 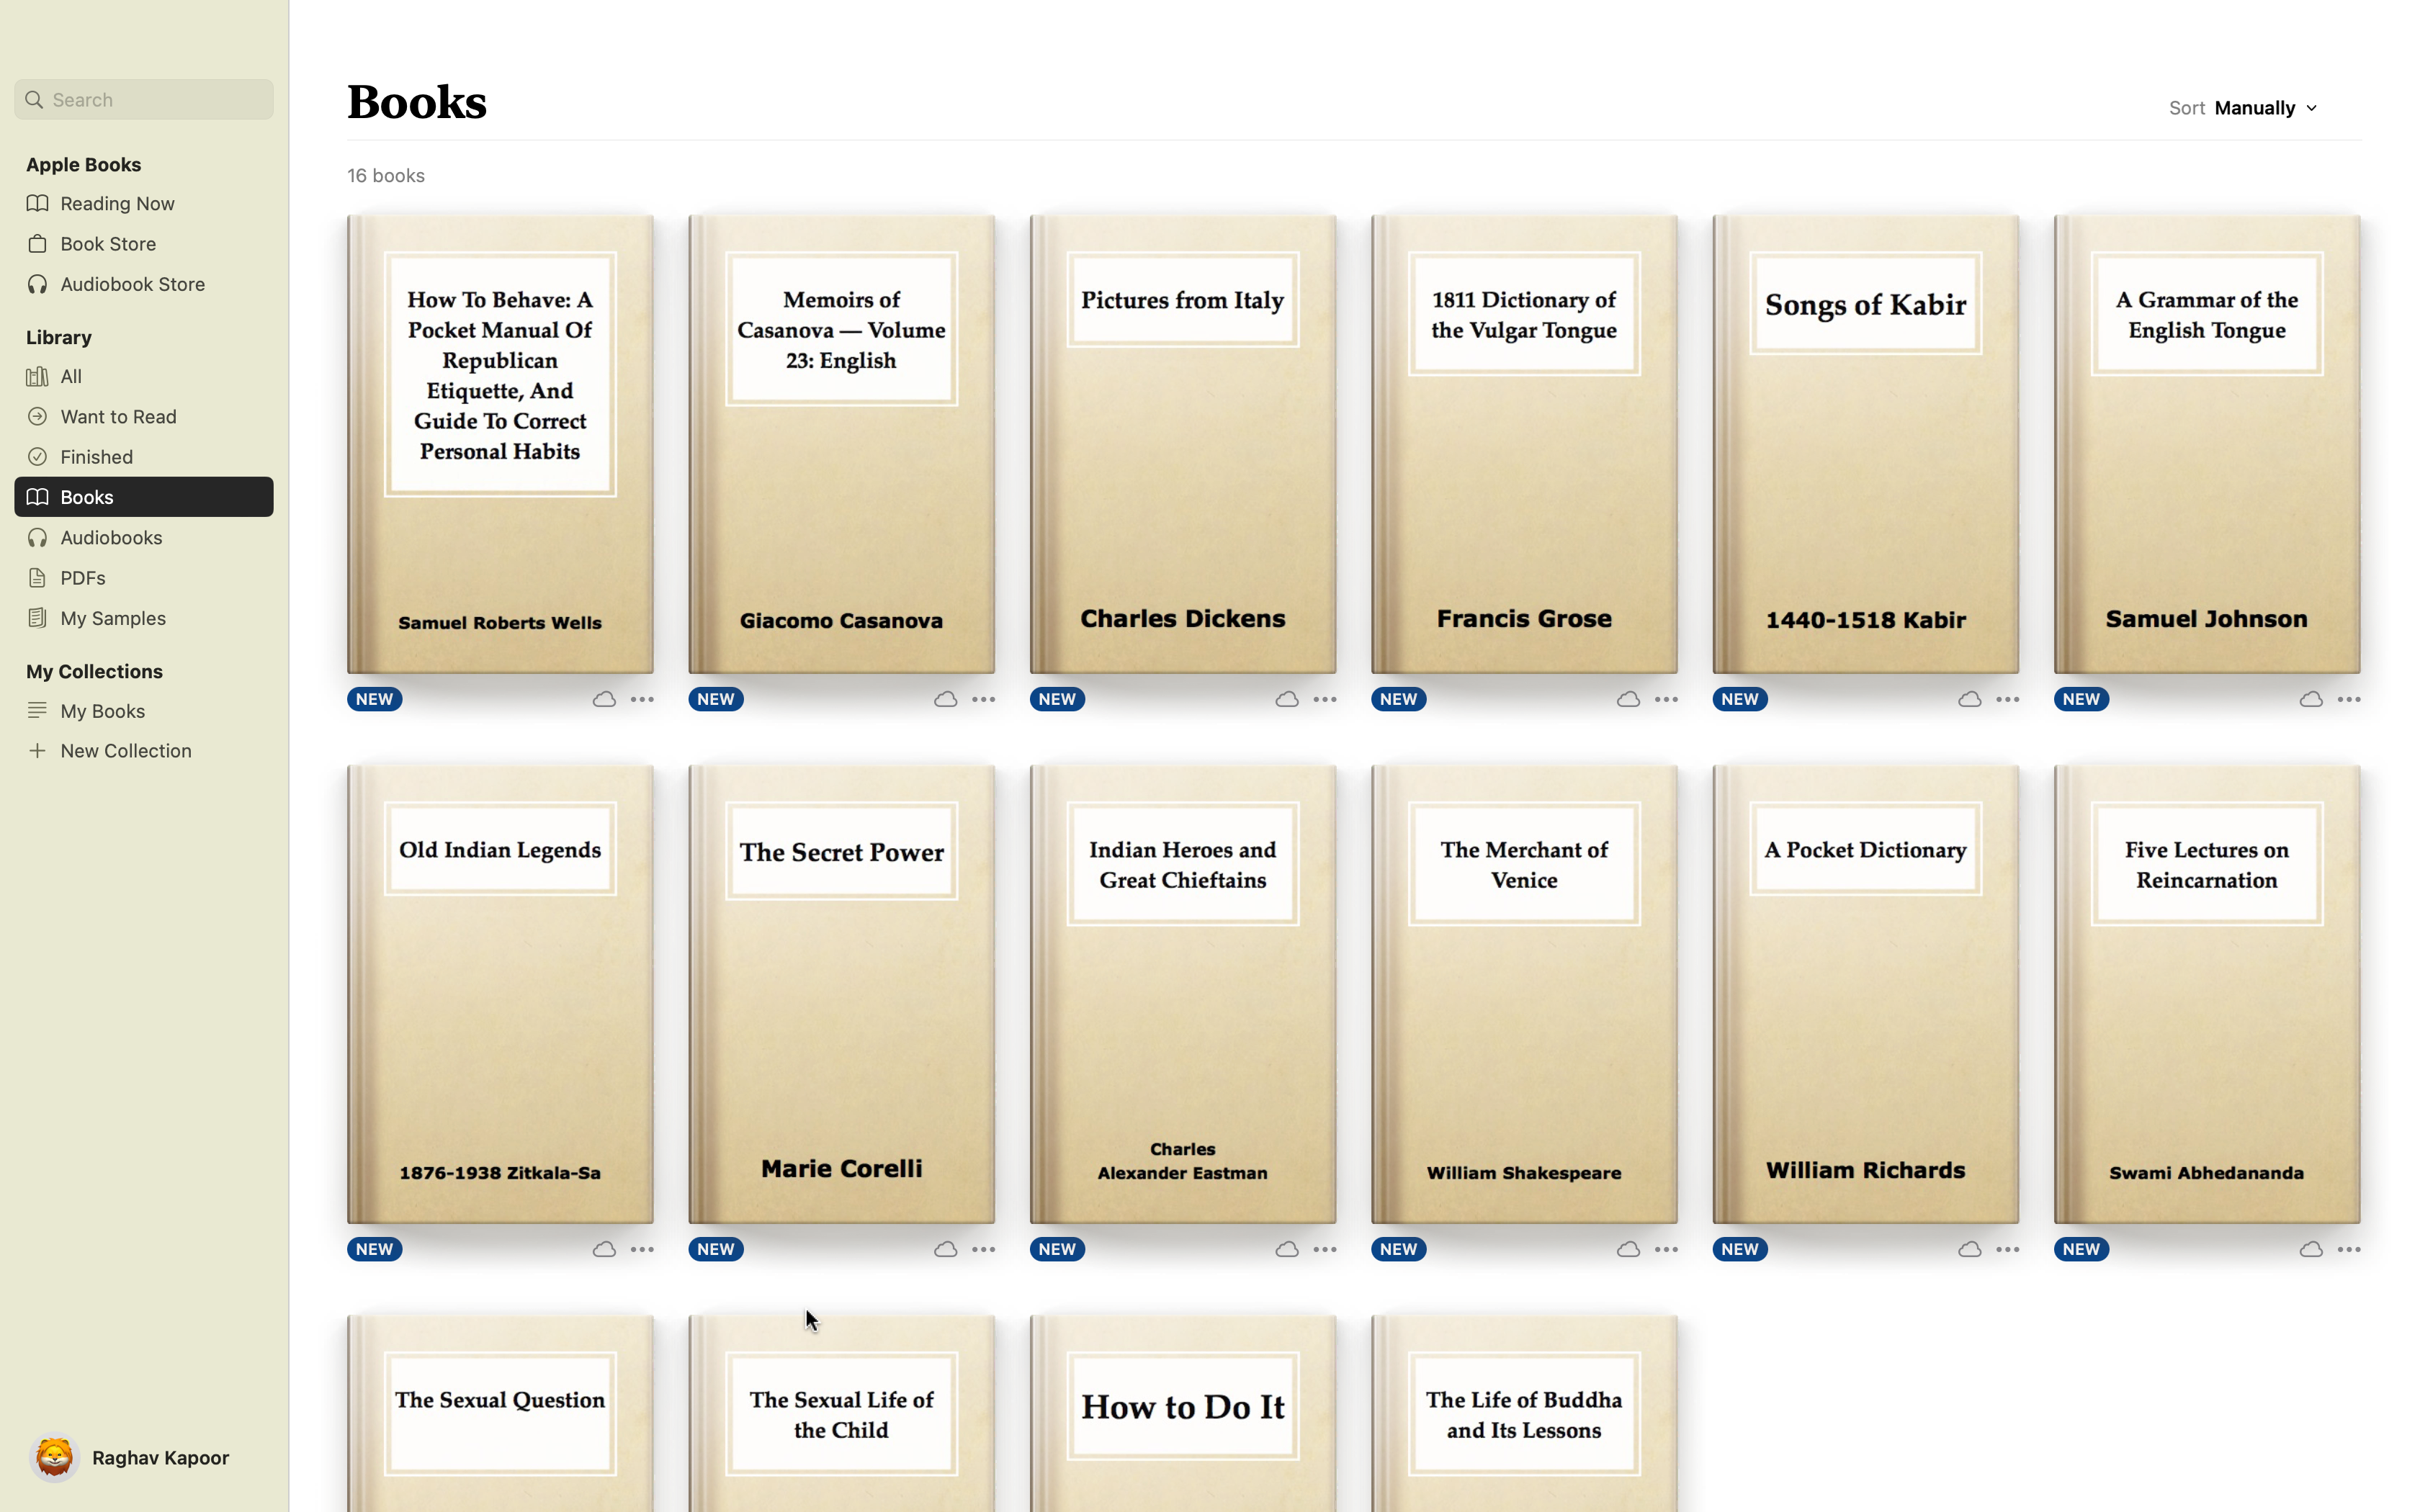 I want to click on the "More Options" button for the book "Pictures from Italy" to see additional options, so click(x=1301, y=697).